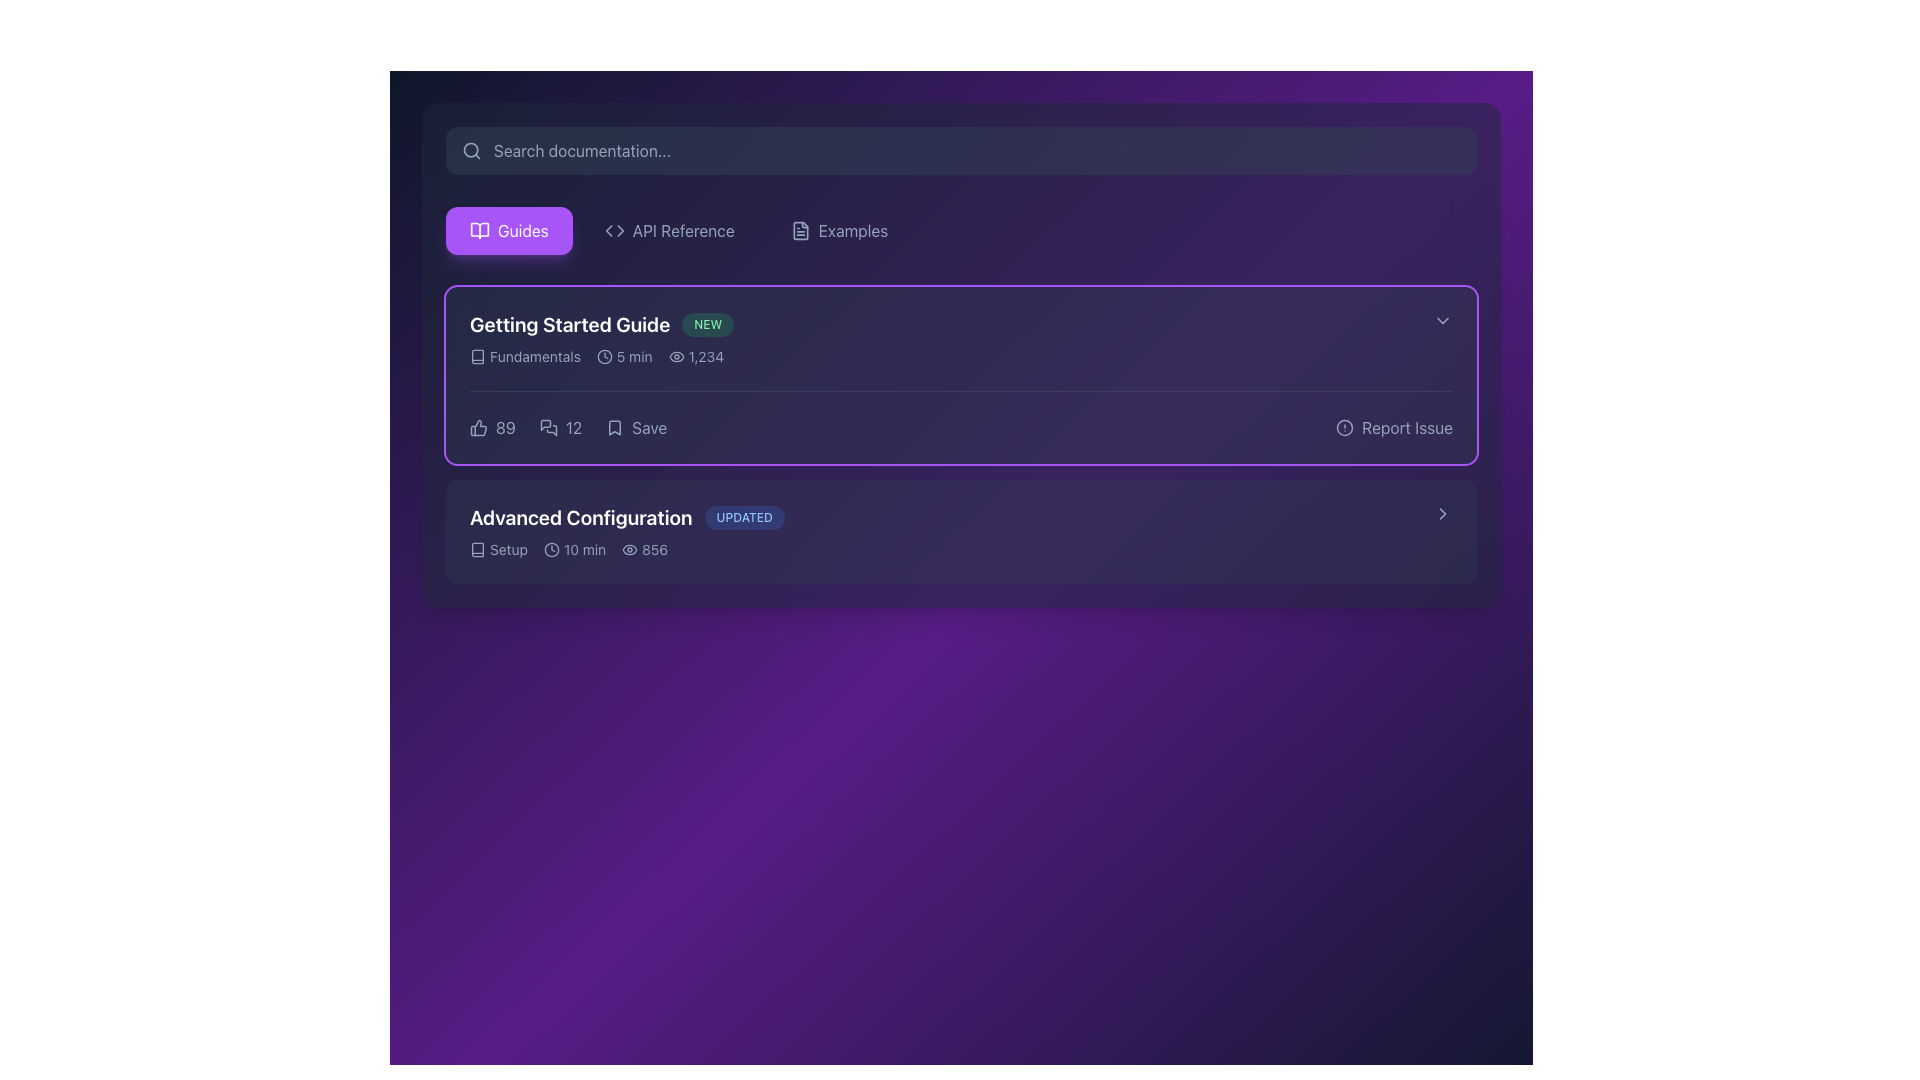 Image resolution: width=1920 pixels, height=1080 pixels. I want to click on the chevron icon located at the far-right edge of the 'Getting Started Guide' item, so click(1443, 319).